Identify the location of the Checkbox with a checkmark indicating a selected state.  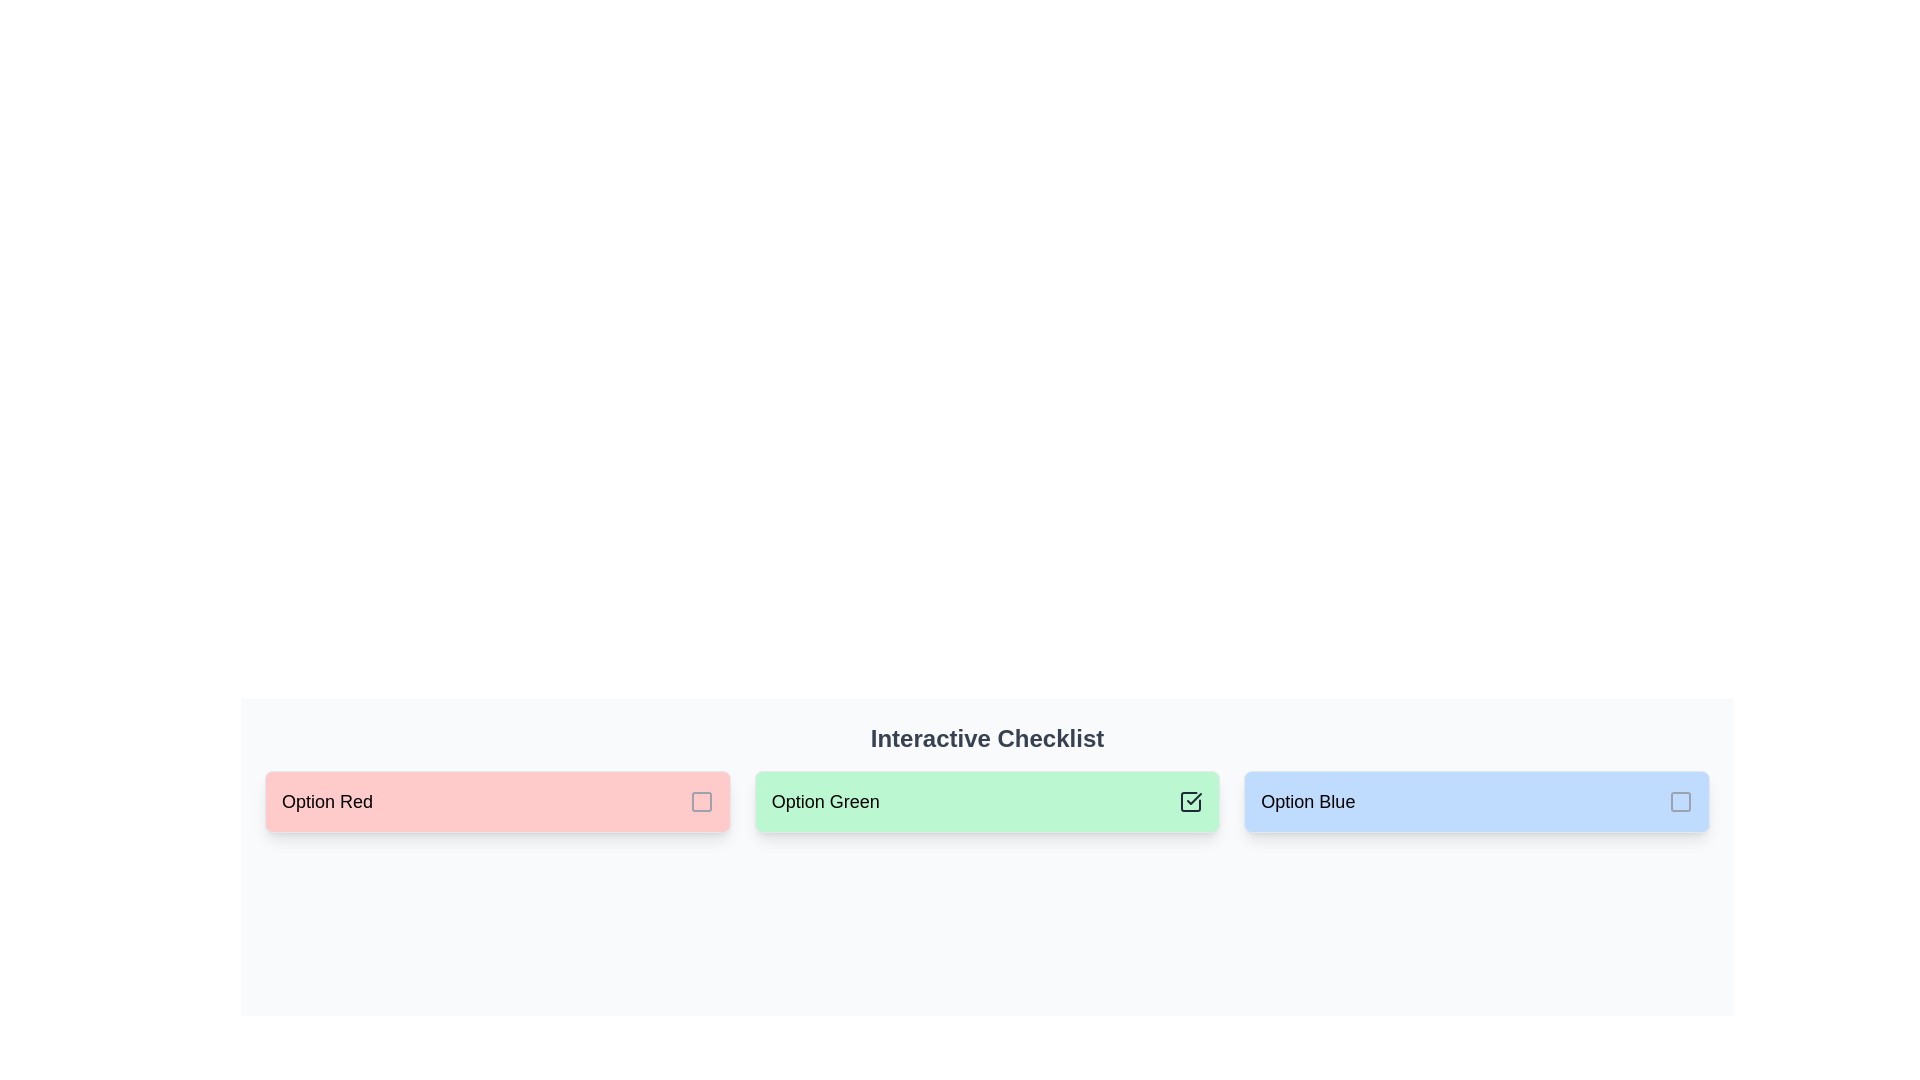
(1191, 801).